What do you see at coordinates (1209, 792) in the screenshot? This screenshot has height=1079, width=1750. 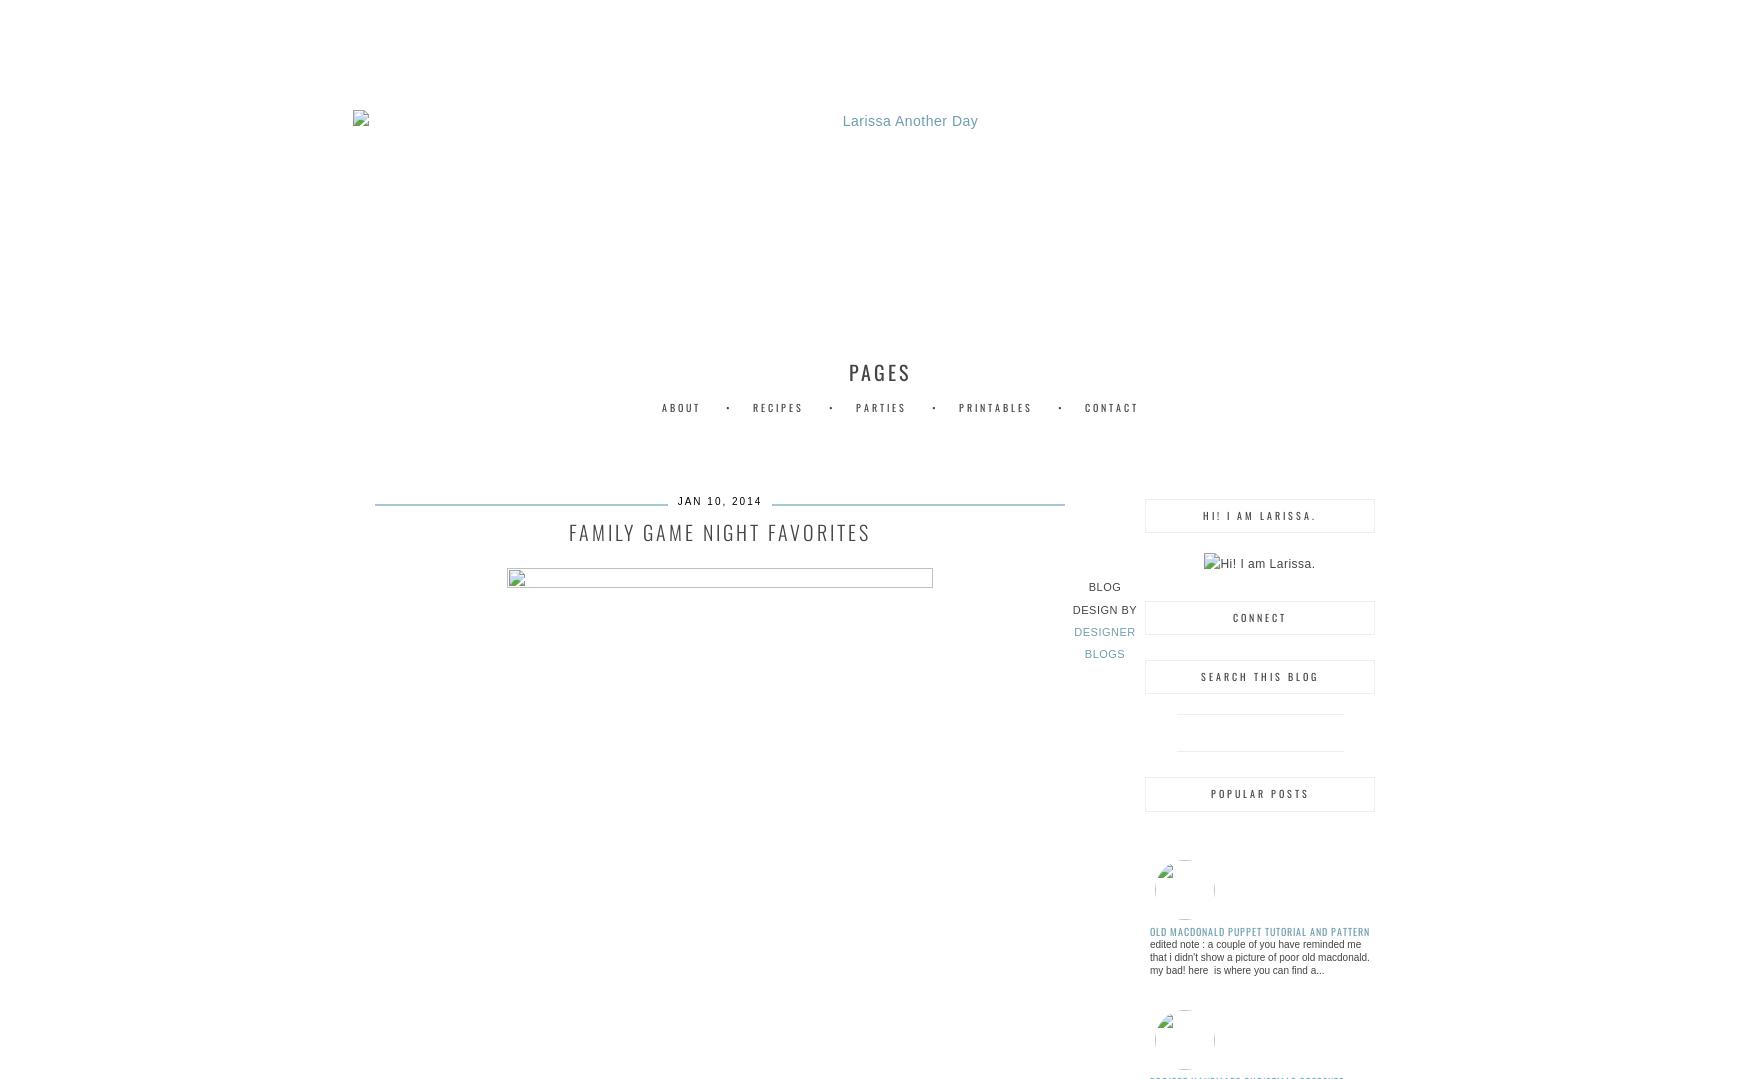 I see `'Popular Posts'` at bounding box center [1209, 792].